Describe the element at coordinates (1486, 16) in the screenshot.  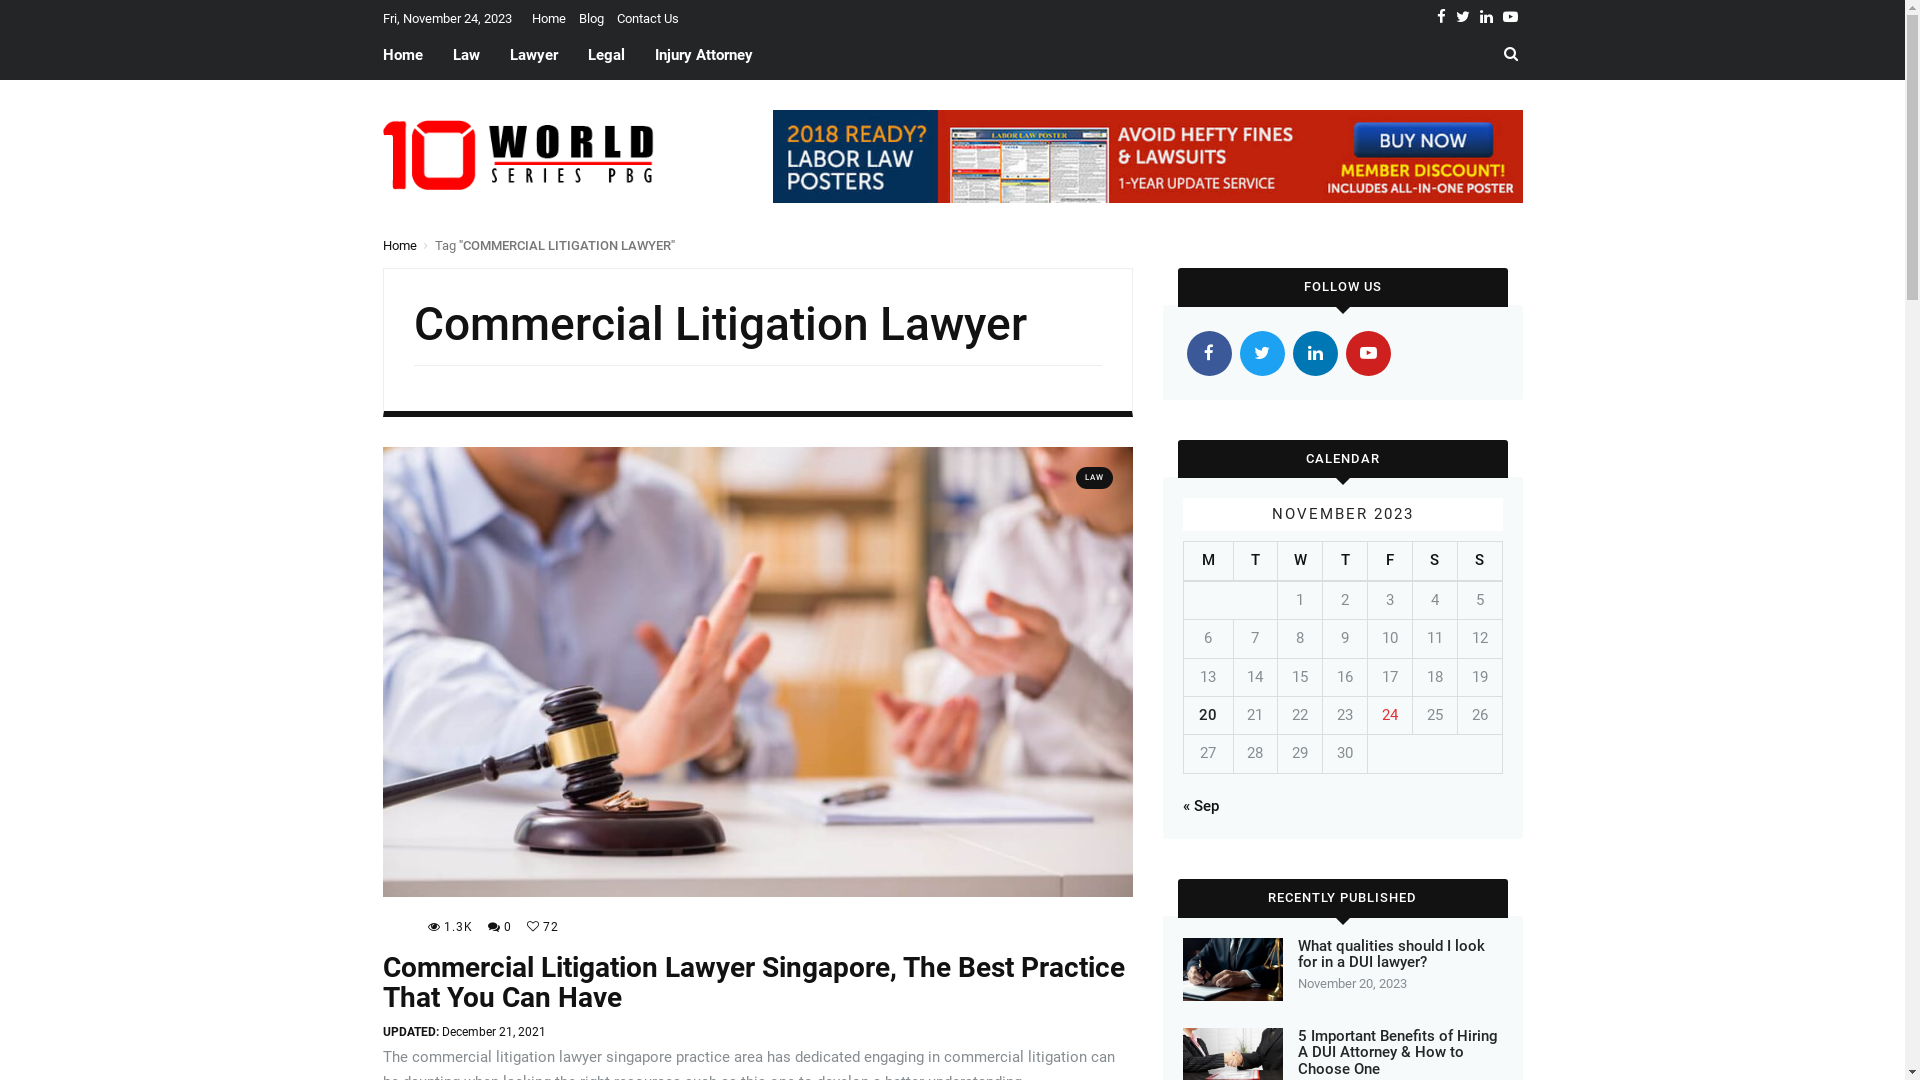
I see `'Linkedin'` at that location.